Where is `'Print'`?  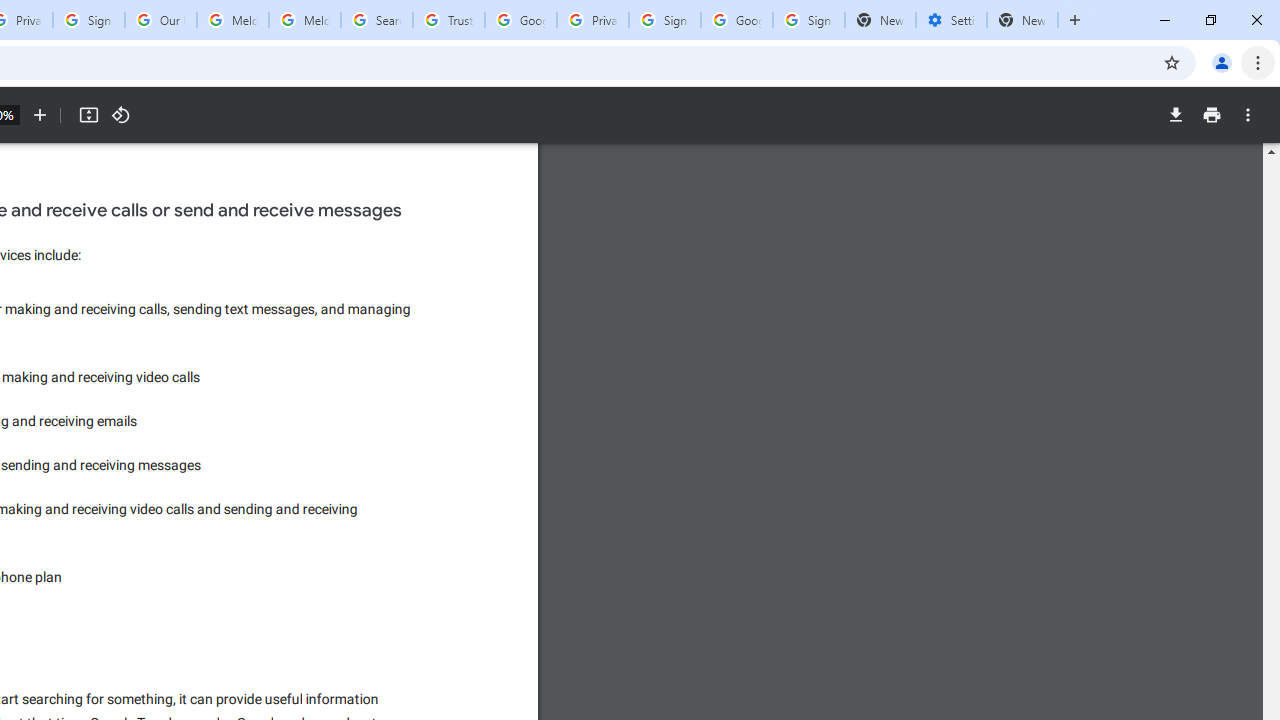 'Print' is located at coordinates (1210, 115).